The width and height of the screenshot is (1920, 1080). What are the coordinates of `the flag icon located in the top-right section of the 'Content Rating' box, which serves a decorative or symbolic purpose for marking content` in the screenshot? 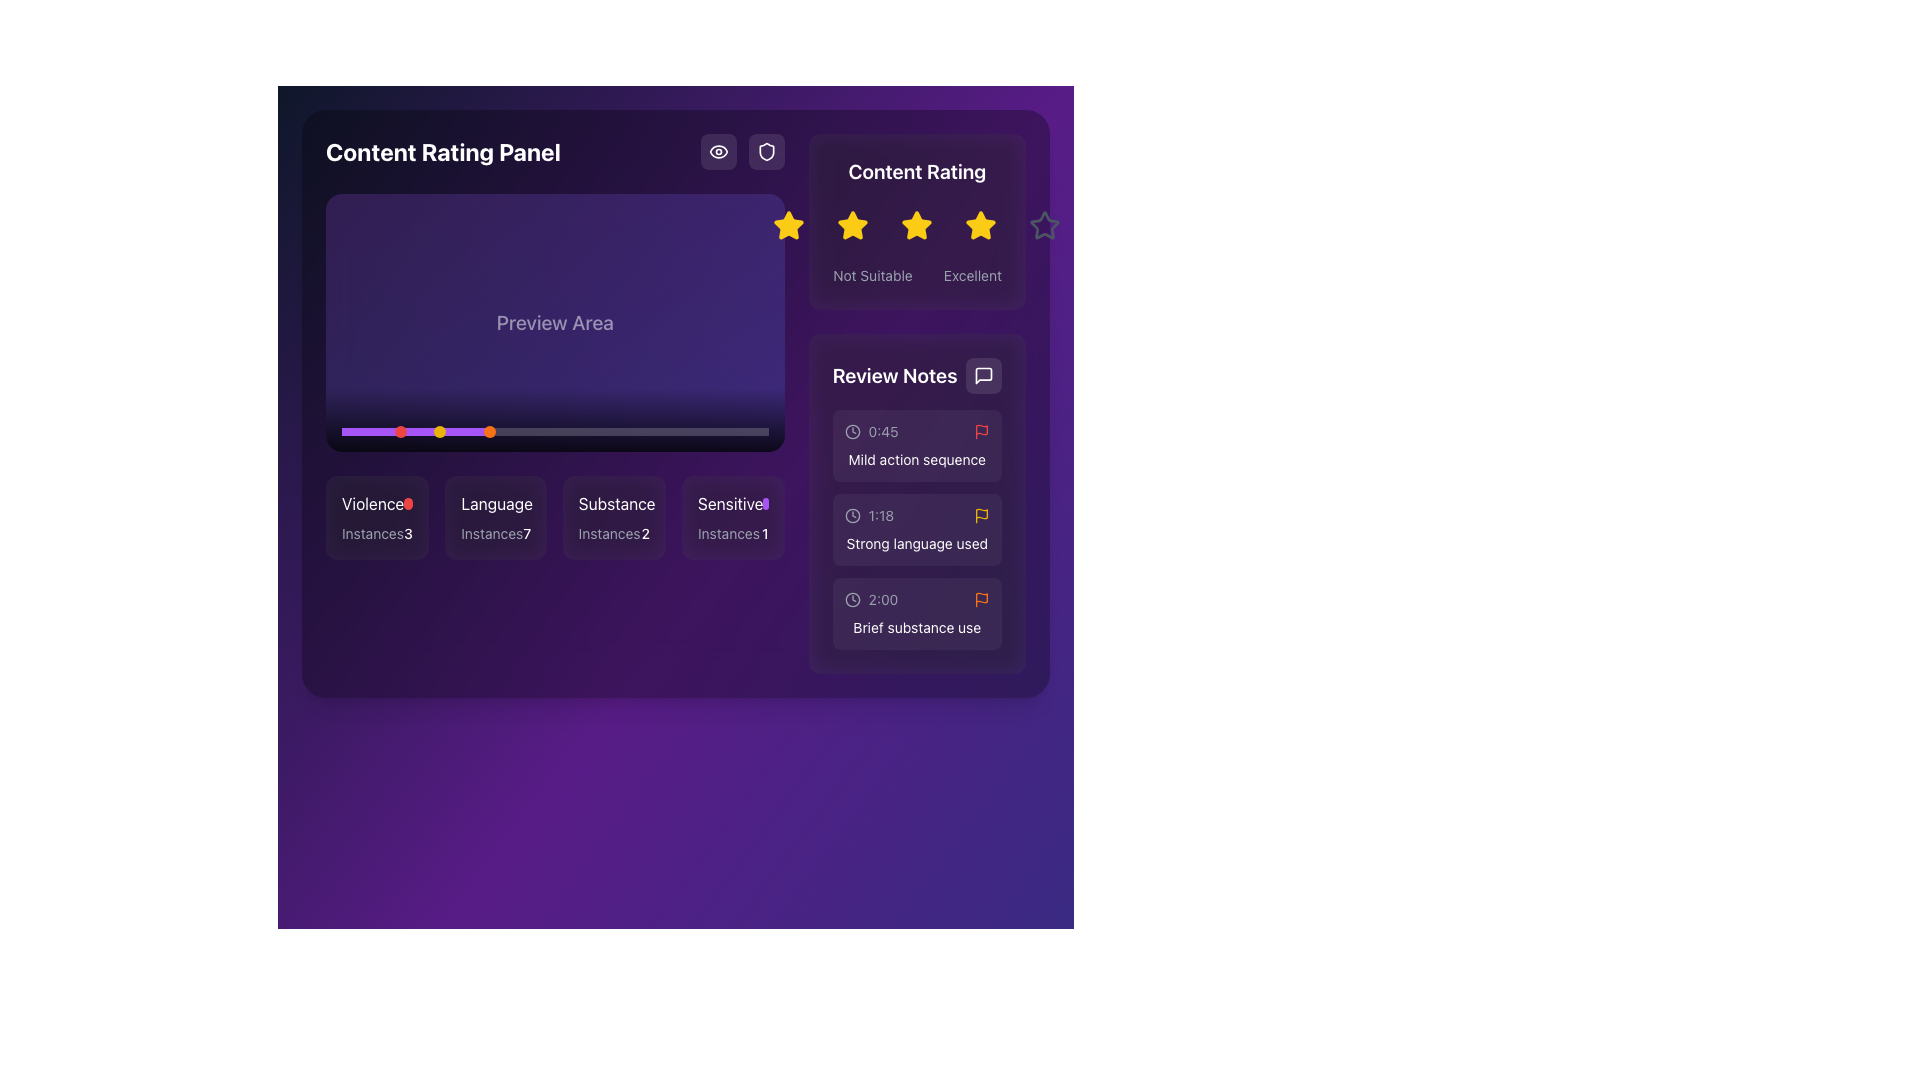 It's located at (981, 512).